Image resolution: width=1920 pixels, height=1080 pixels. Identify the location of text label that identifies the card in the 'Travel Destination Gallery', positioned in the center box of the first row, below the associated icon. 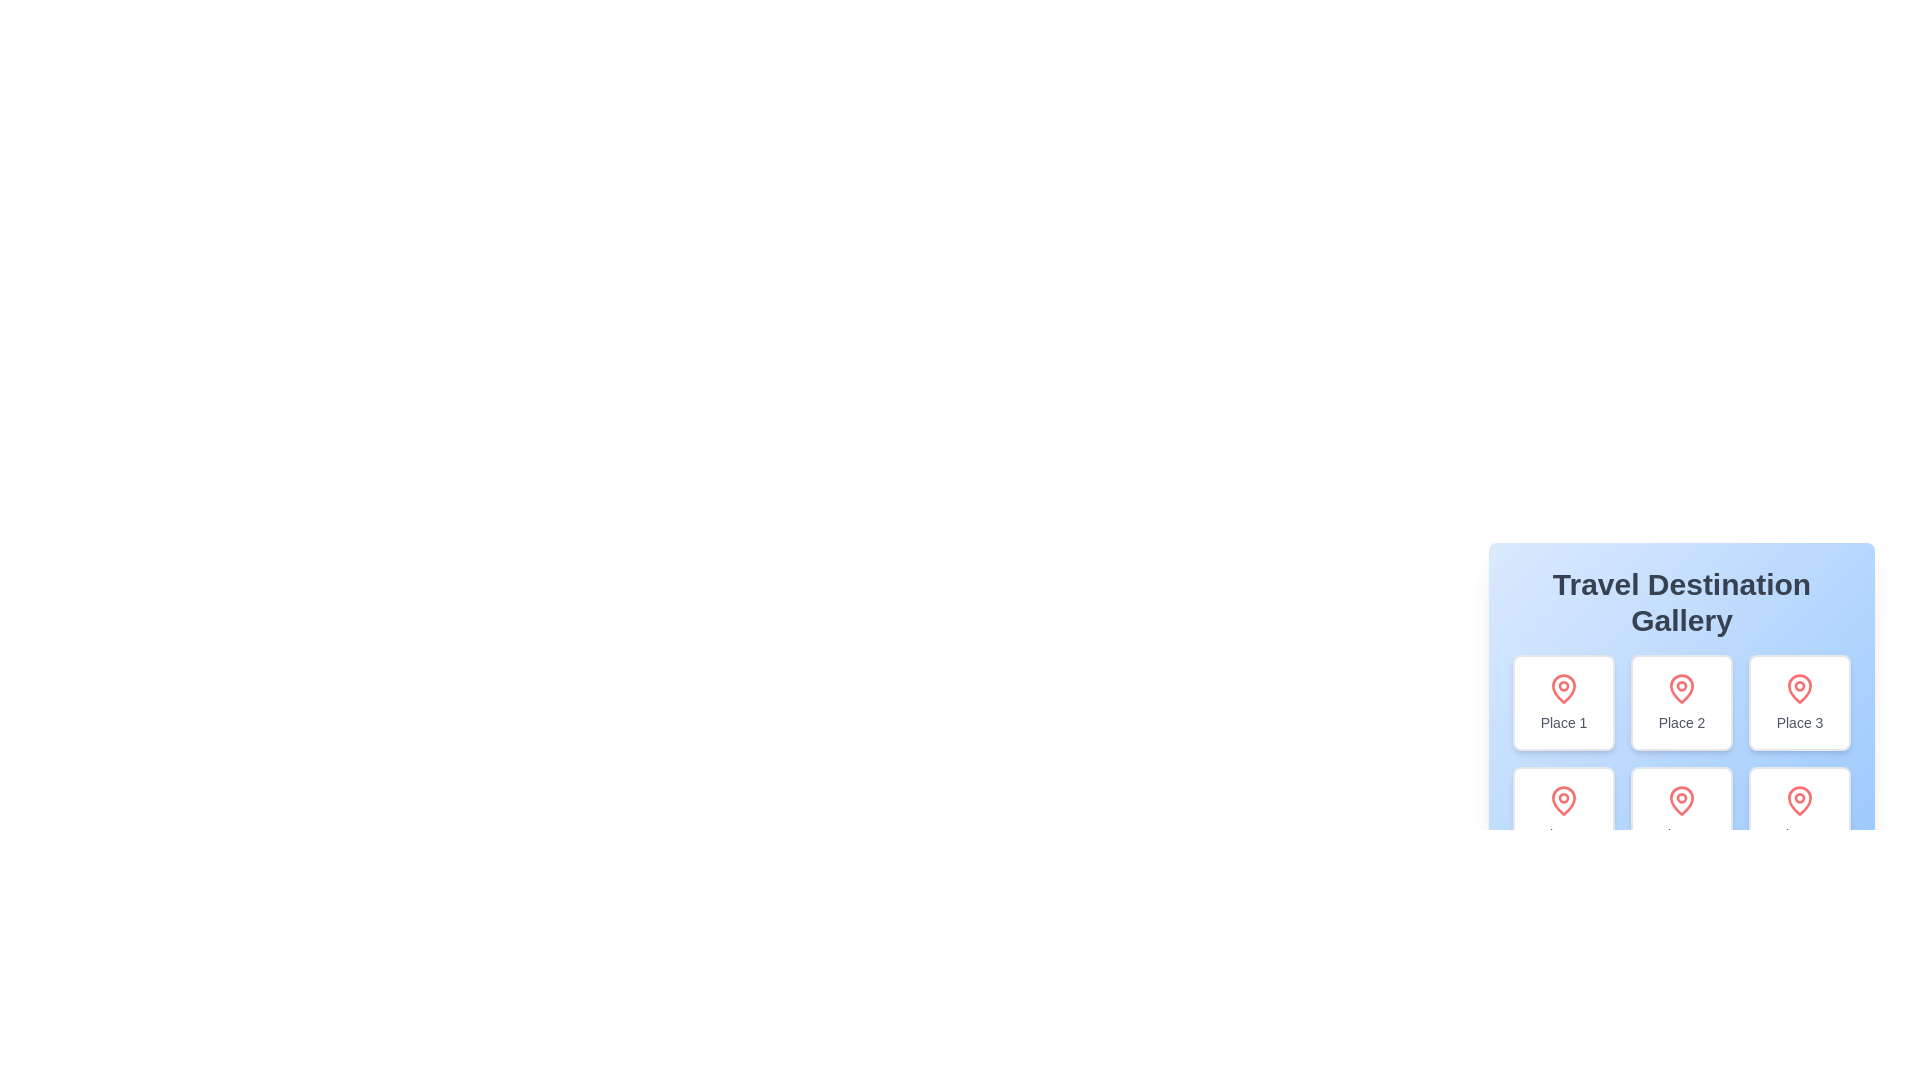
(1680, 722).